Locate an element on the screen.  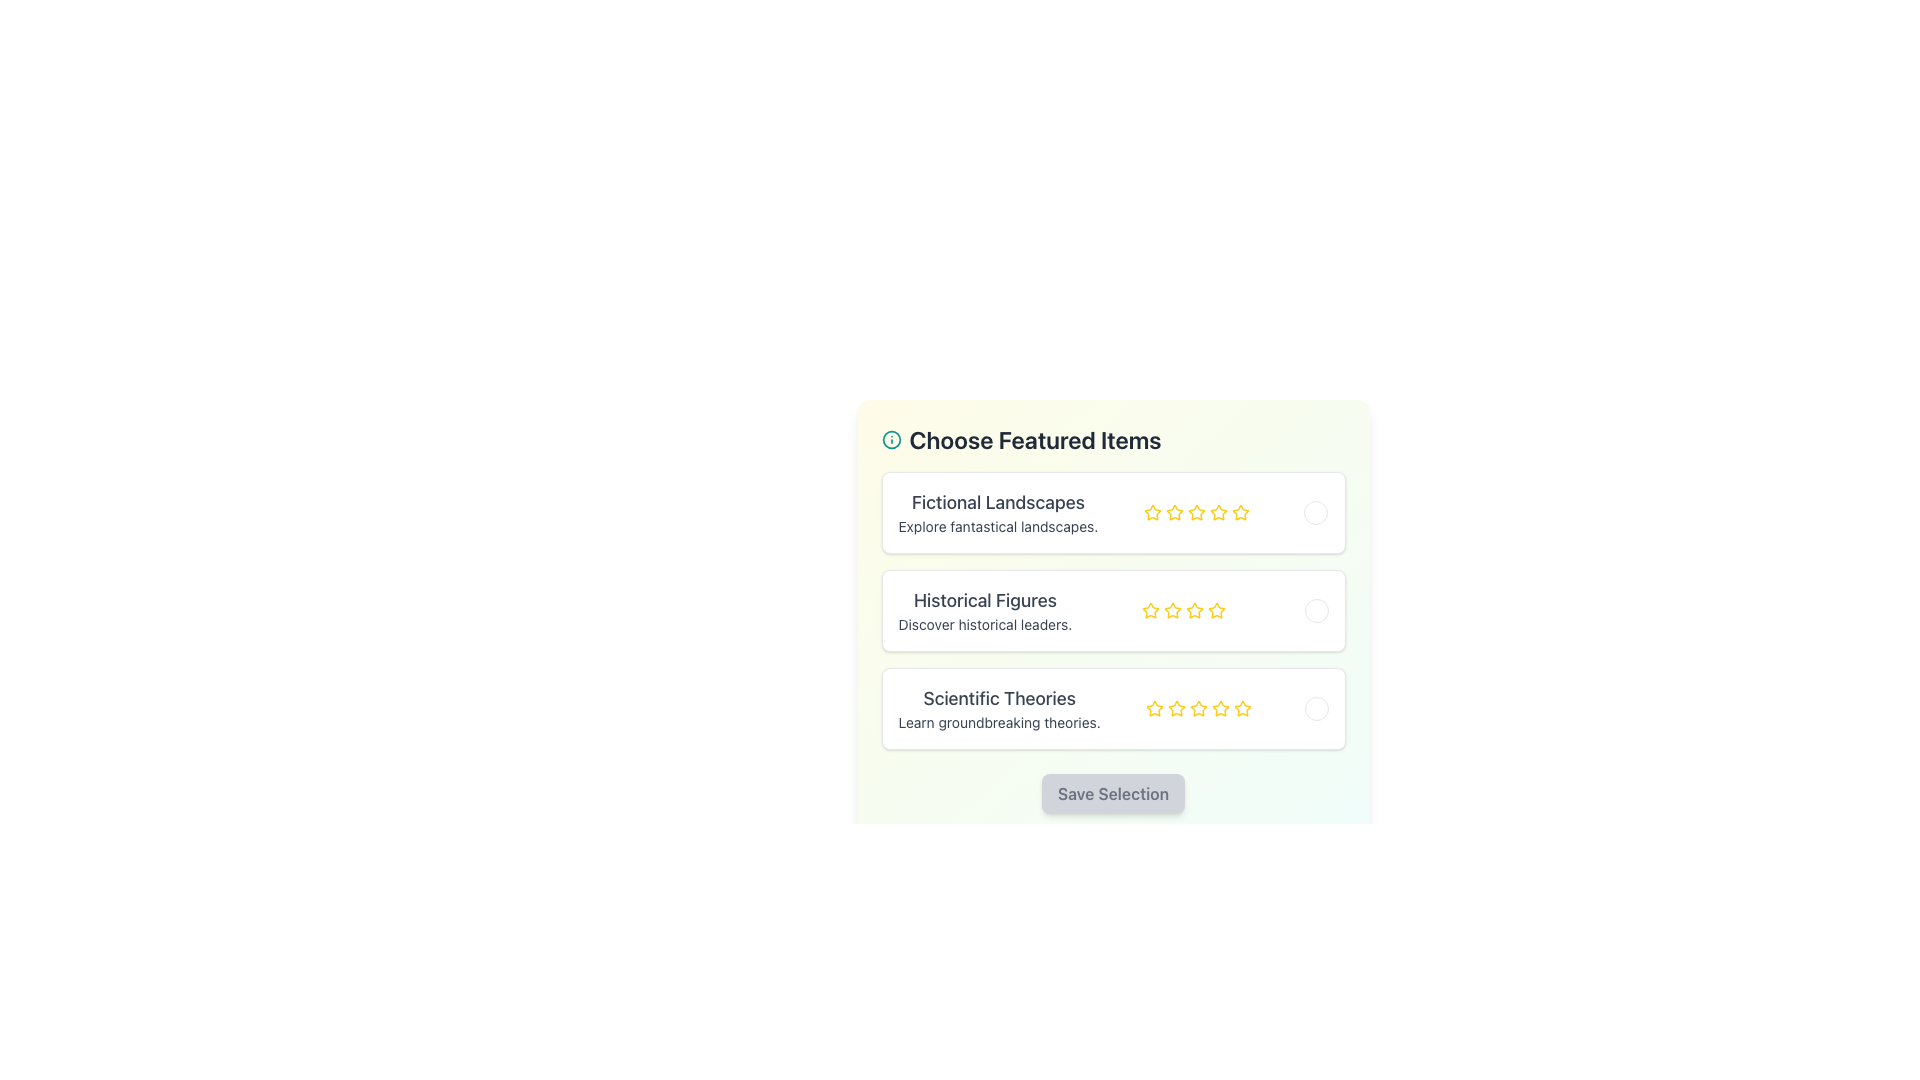
the third yellow star icon in the rating row for the 'Scientific Theories' section is located at coordinates (1198, 707).